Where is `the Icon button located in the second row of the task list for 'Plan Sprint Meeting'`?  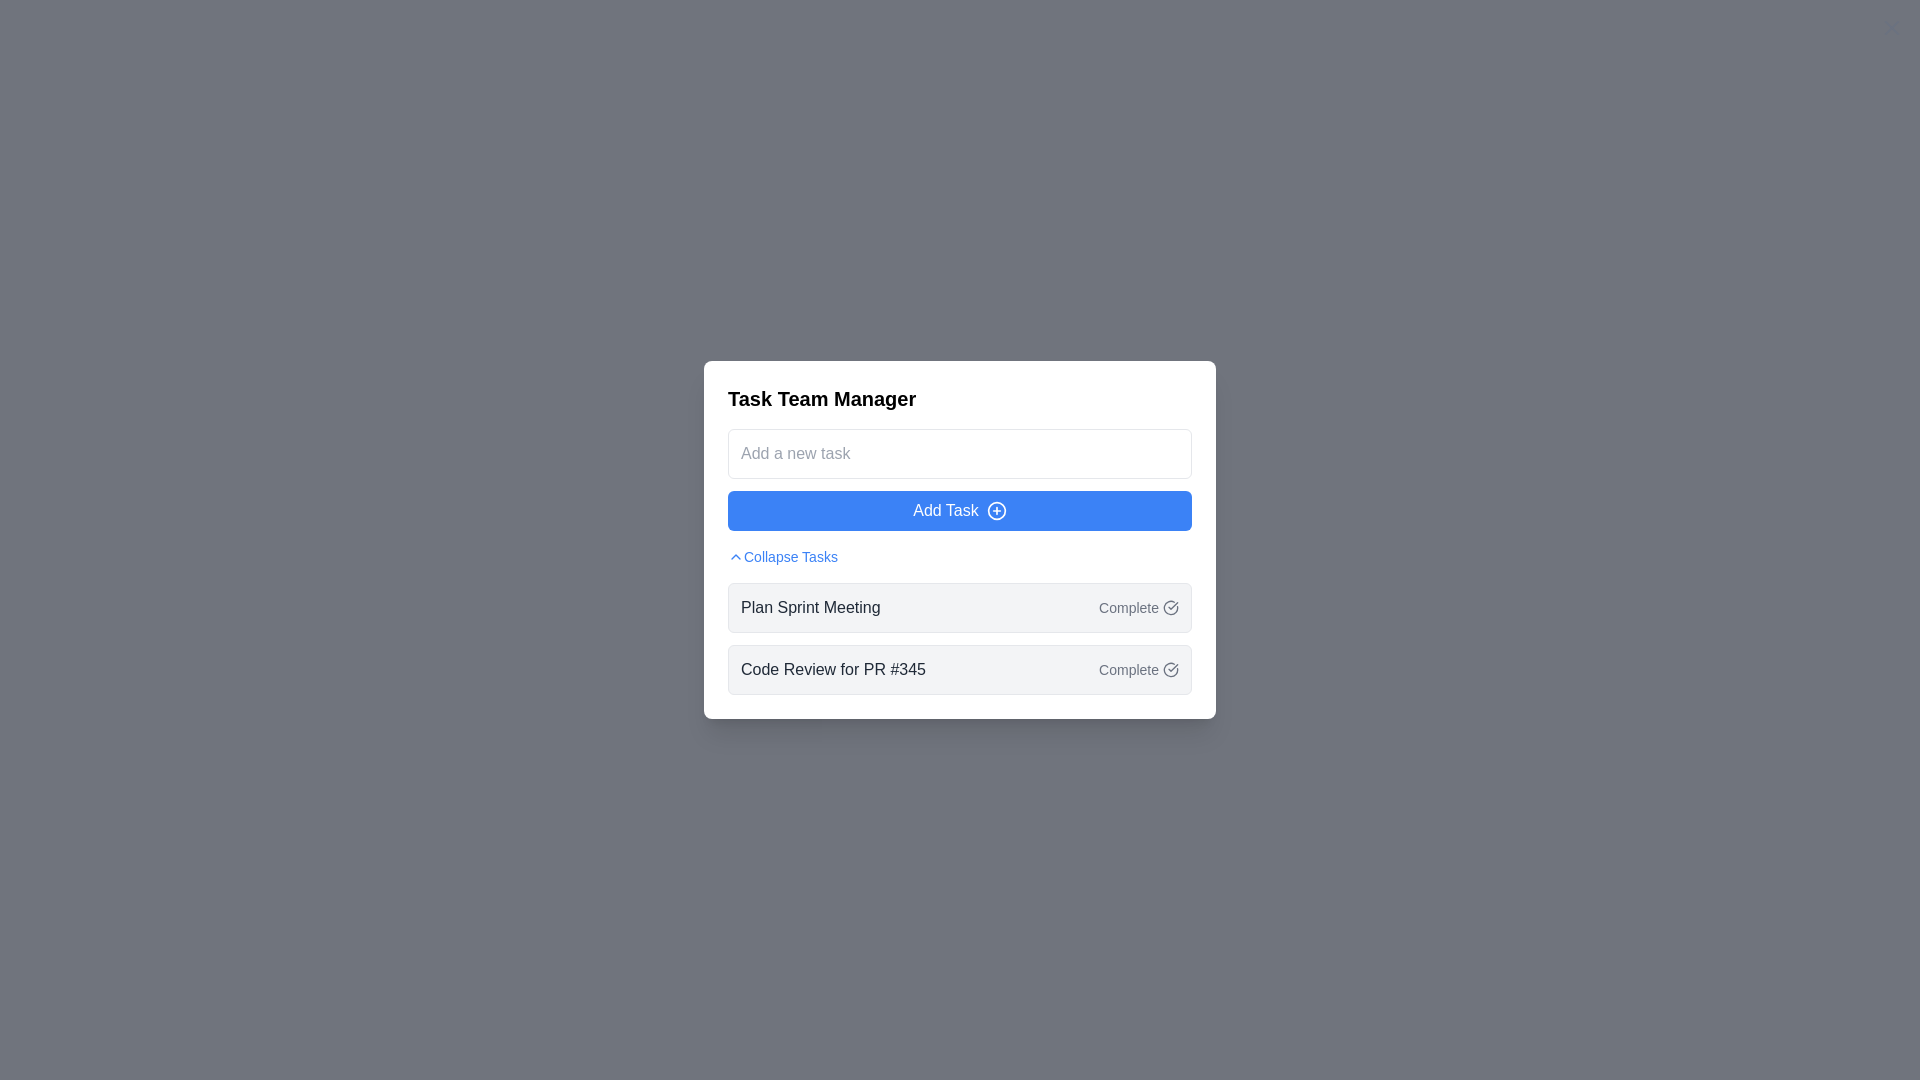 the Icon button located in the second row of the task list for 'Plan Sprint Meeting' is located at coordinates (1171, 607).